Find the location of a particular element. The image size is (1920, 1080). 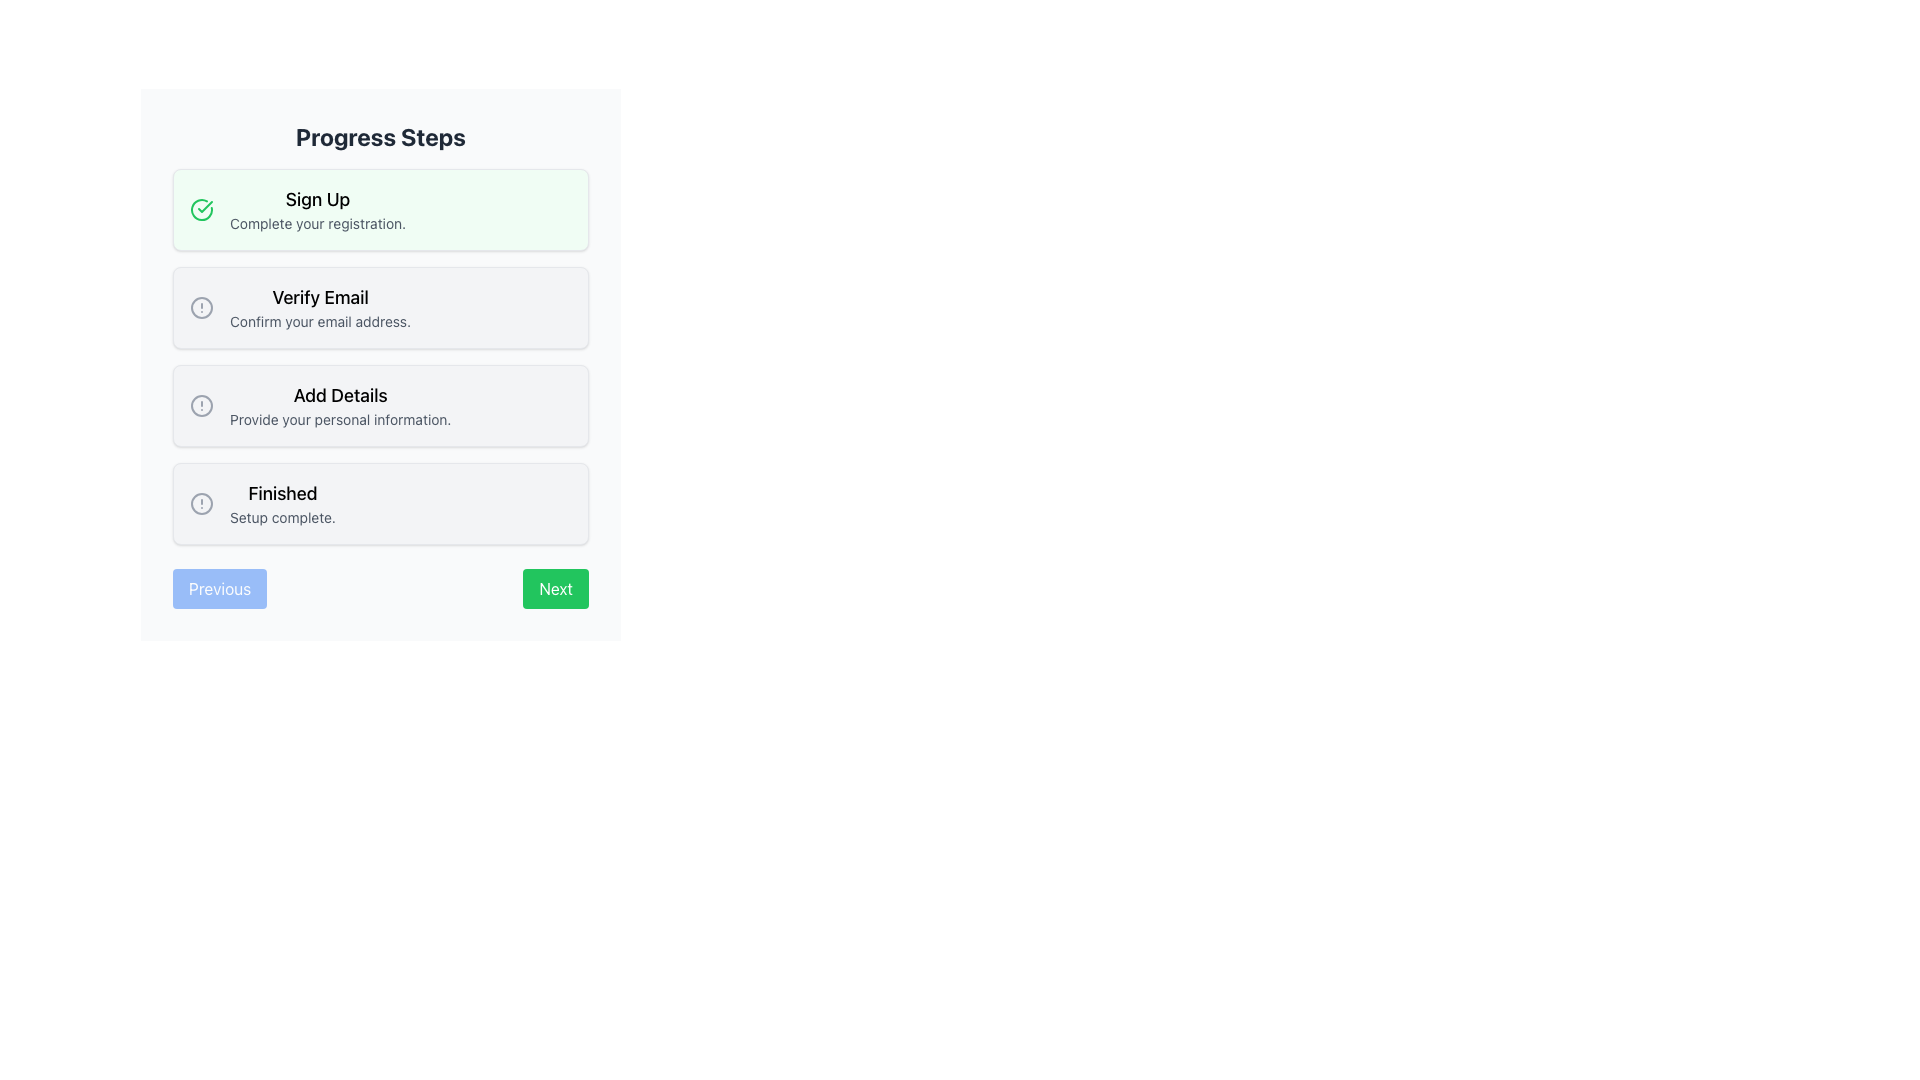

the static textual description located beneath the 'Verify Email' heading in the second step of the progress list is located at coordinates (320, 320).